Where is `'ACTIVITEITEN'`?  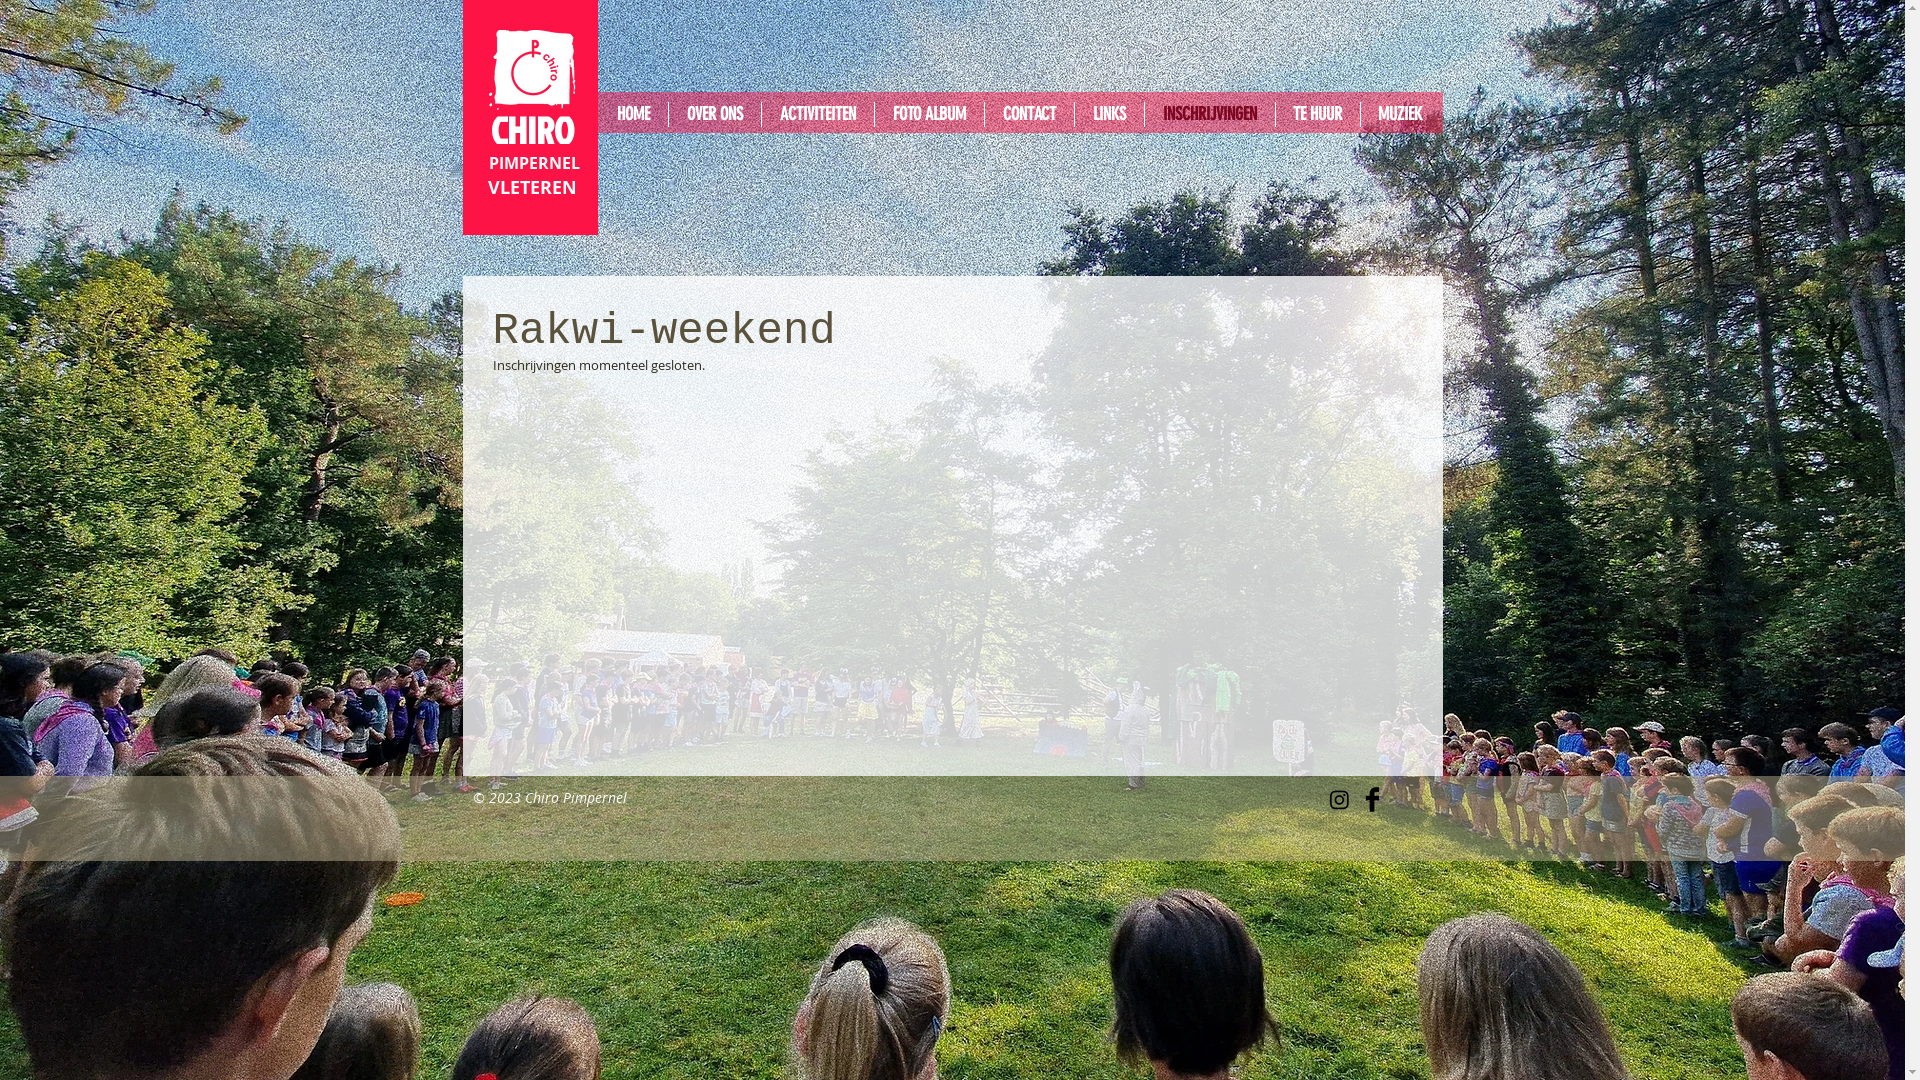 'ACTIVITEITEN' is located at coordinates (817, 114).